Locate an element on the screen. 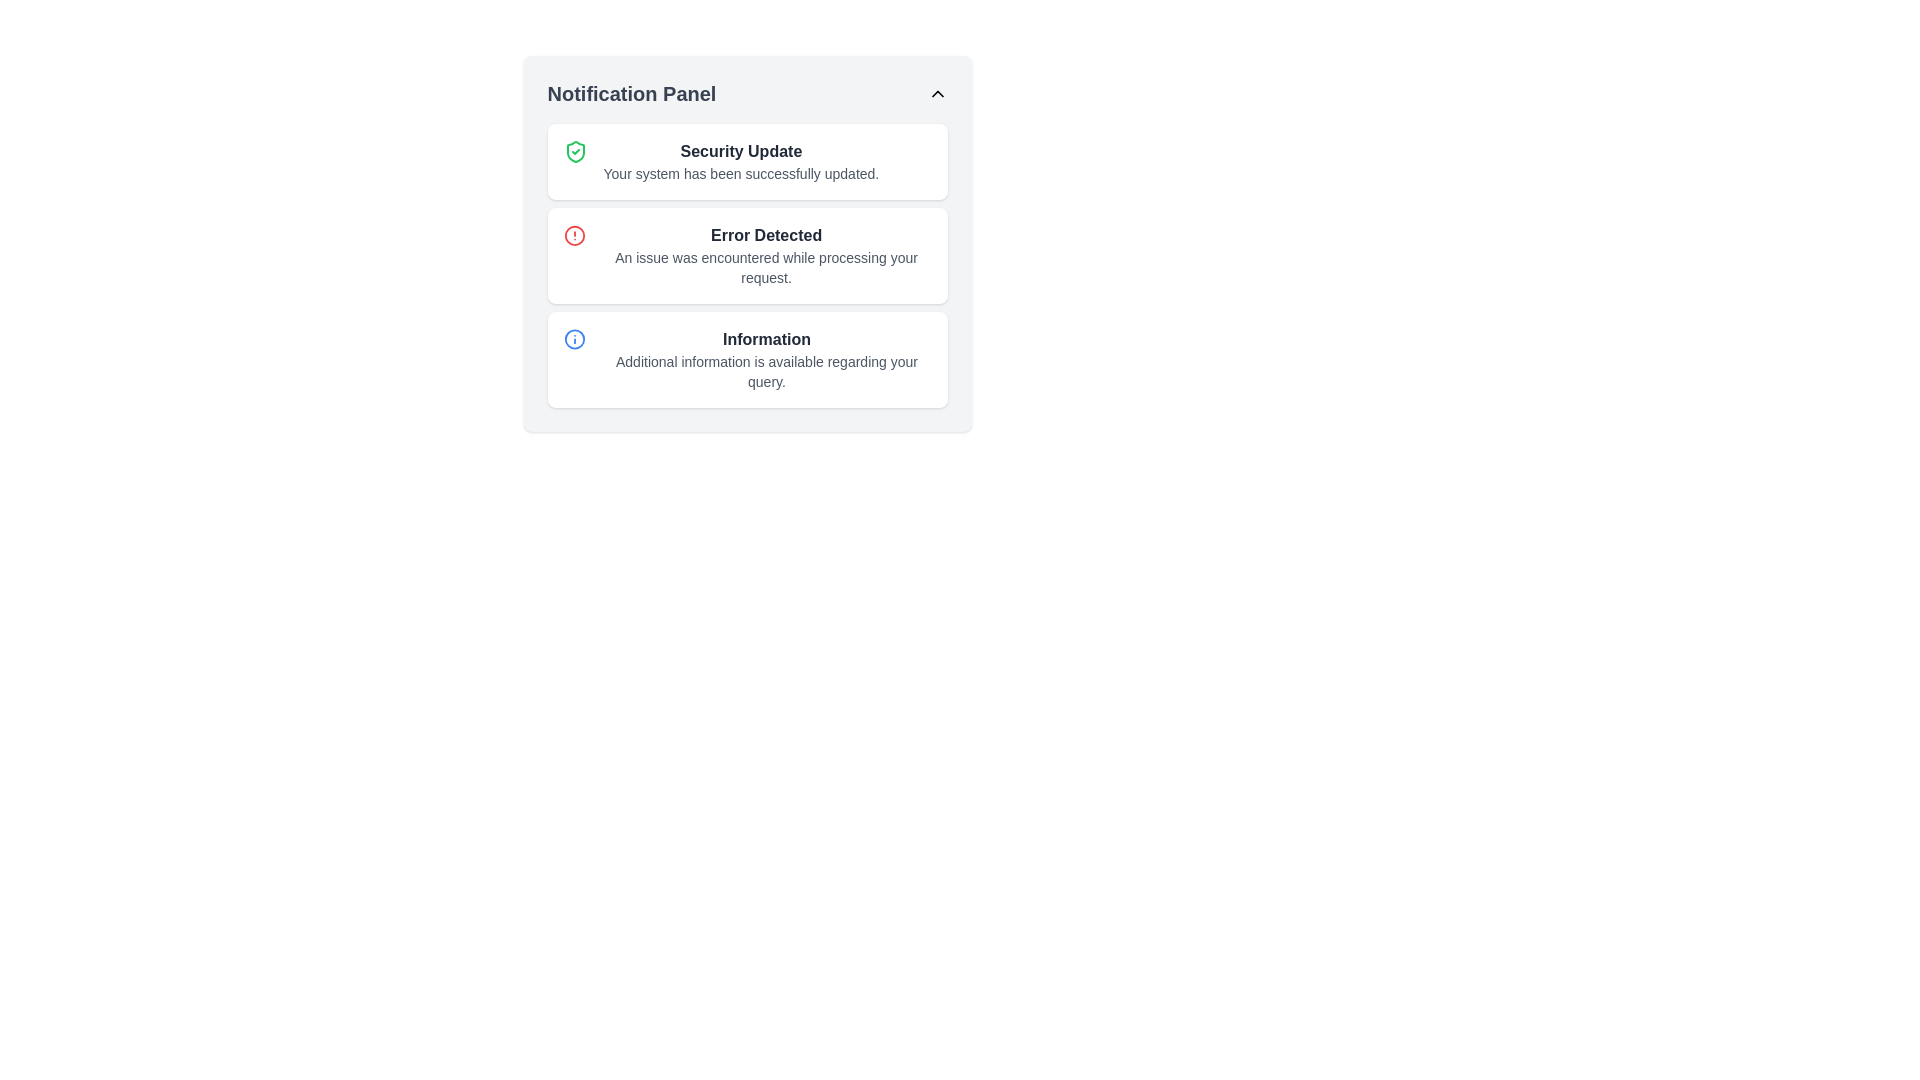 The width and height of the screenshot is (1920, 1080). the informational block or notification card conveying a message about a successful system security update, located in the notification panel just below the panel title 'Notification Panel' is located at coordinates (740, 161).